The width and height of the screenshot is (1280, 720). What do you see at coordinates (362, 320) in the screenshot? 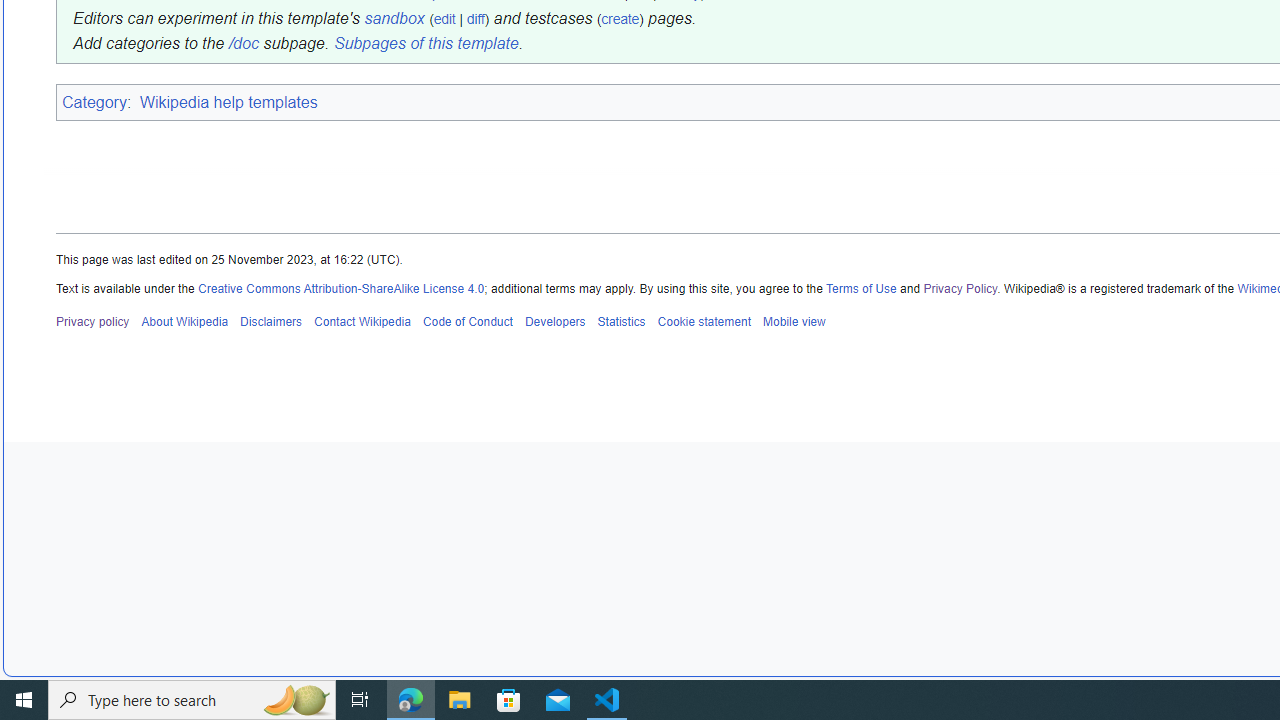
I see `'Contact Wikipedia'` at bounding box center [362, 320].